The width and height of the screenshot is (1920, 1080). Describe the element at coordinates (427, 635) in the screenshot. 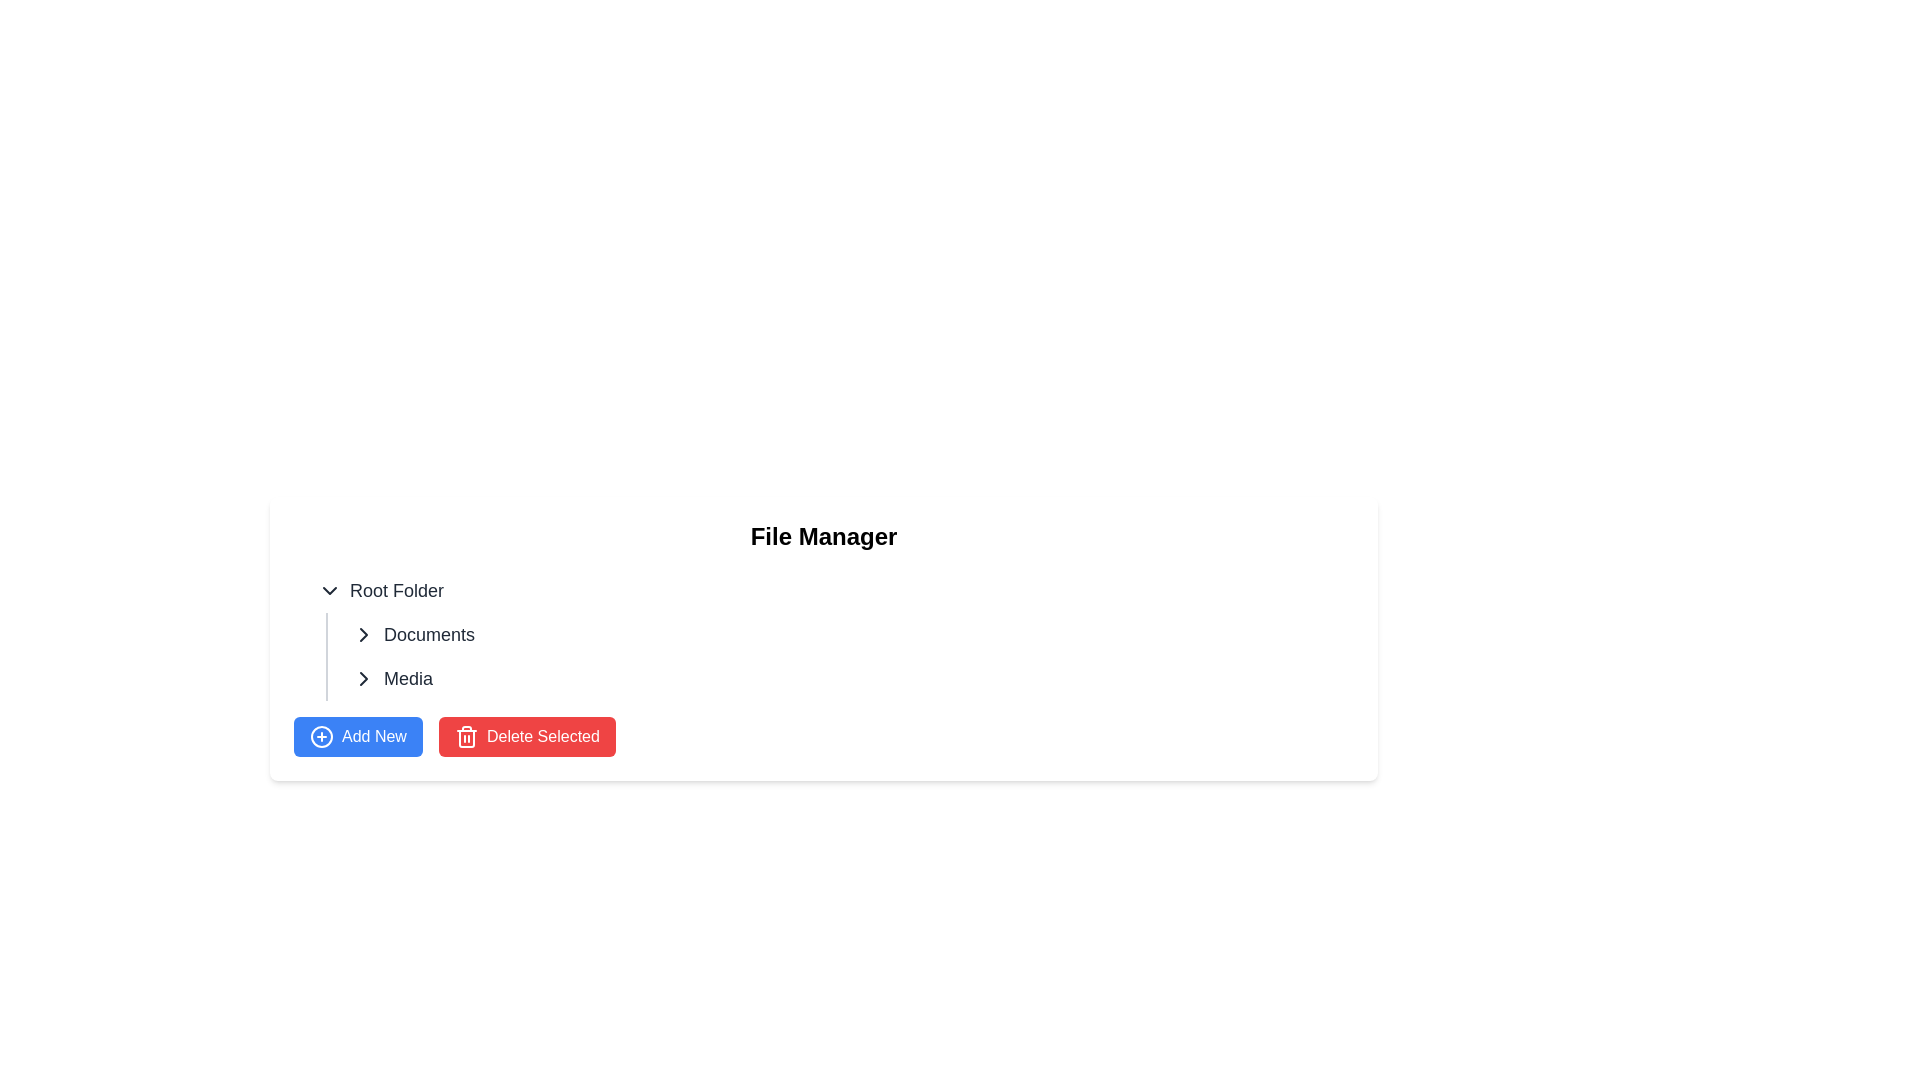

I see `the 'Documents' Text Label in the file management interface` at that location.